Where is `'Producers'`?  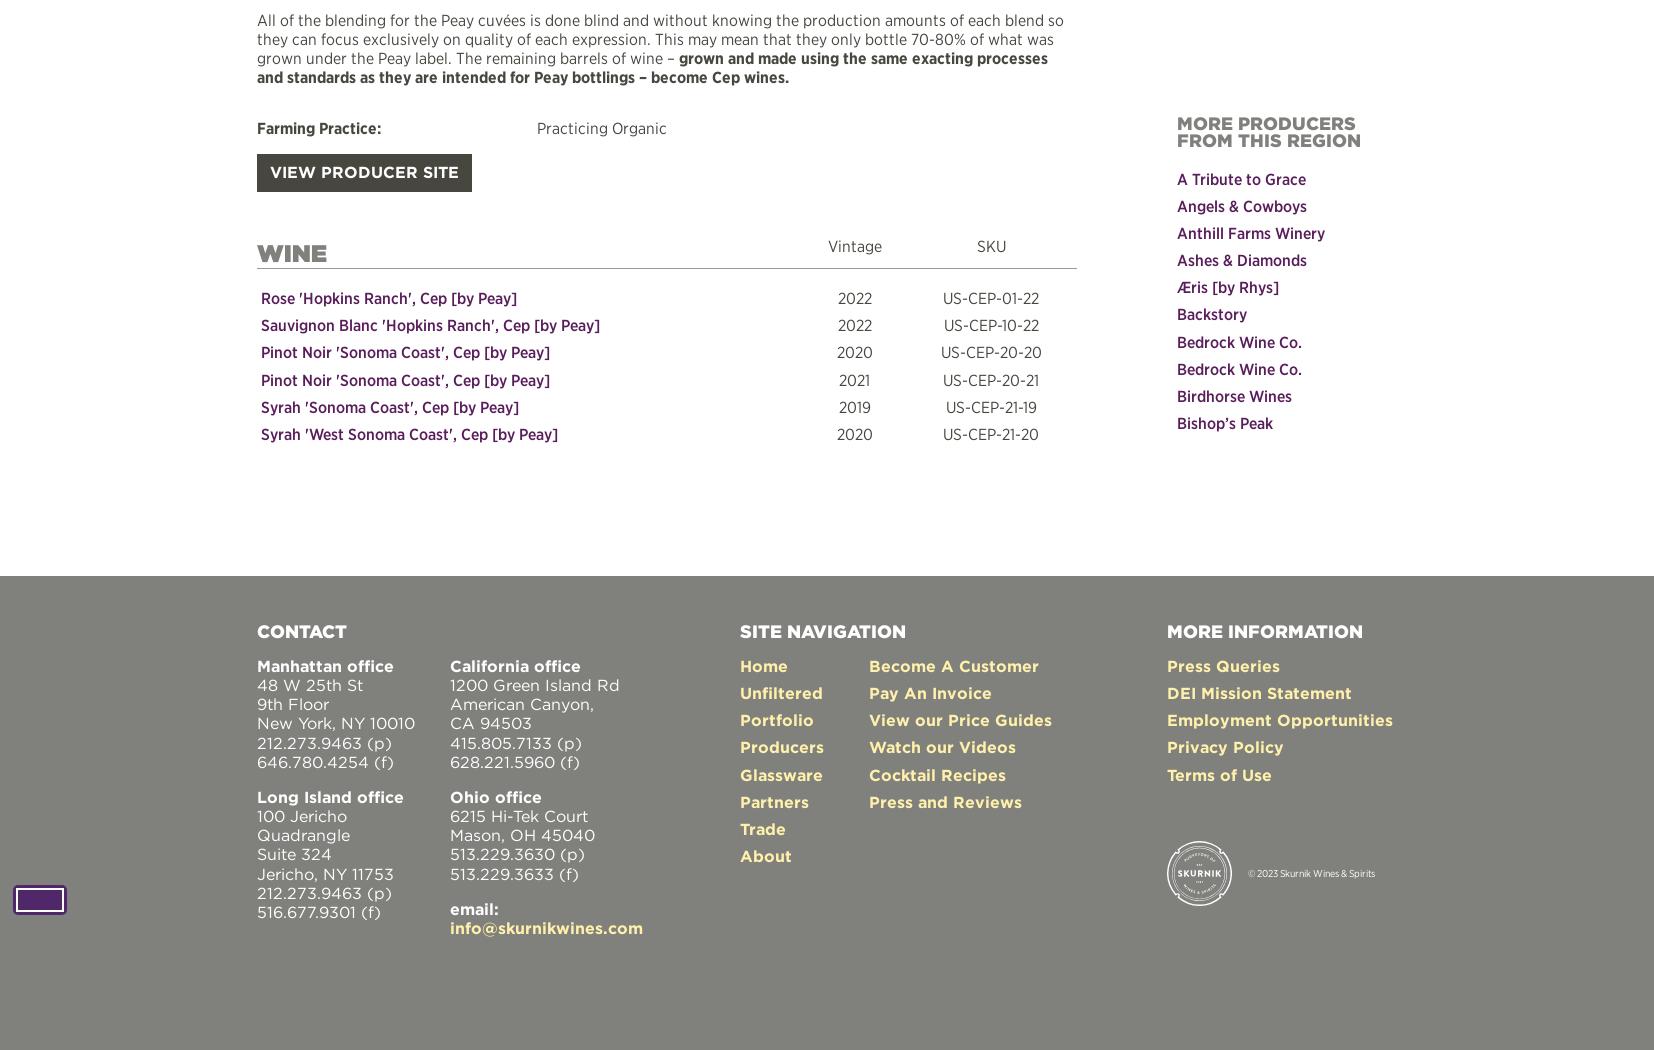
'Producers' is located at coordinates (782, 745).